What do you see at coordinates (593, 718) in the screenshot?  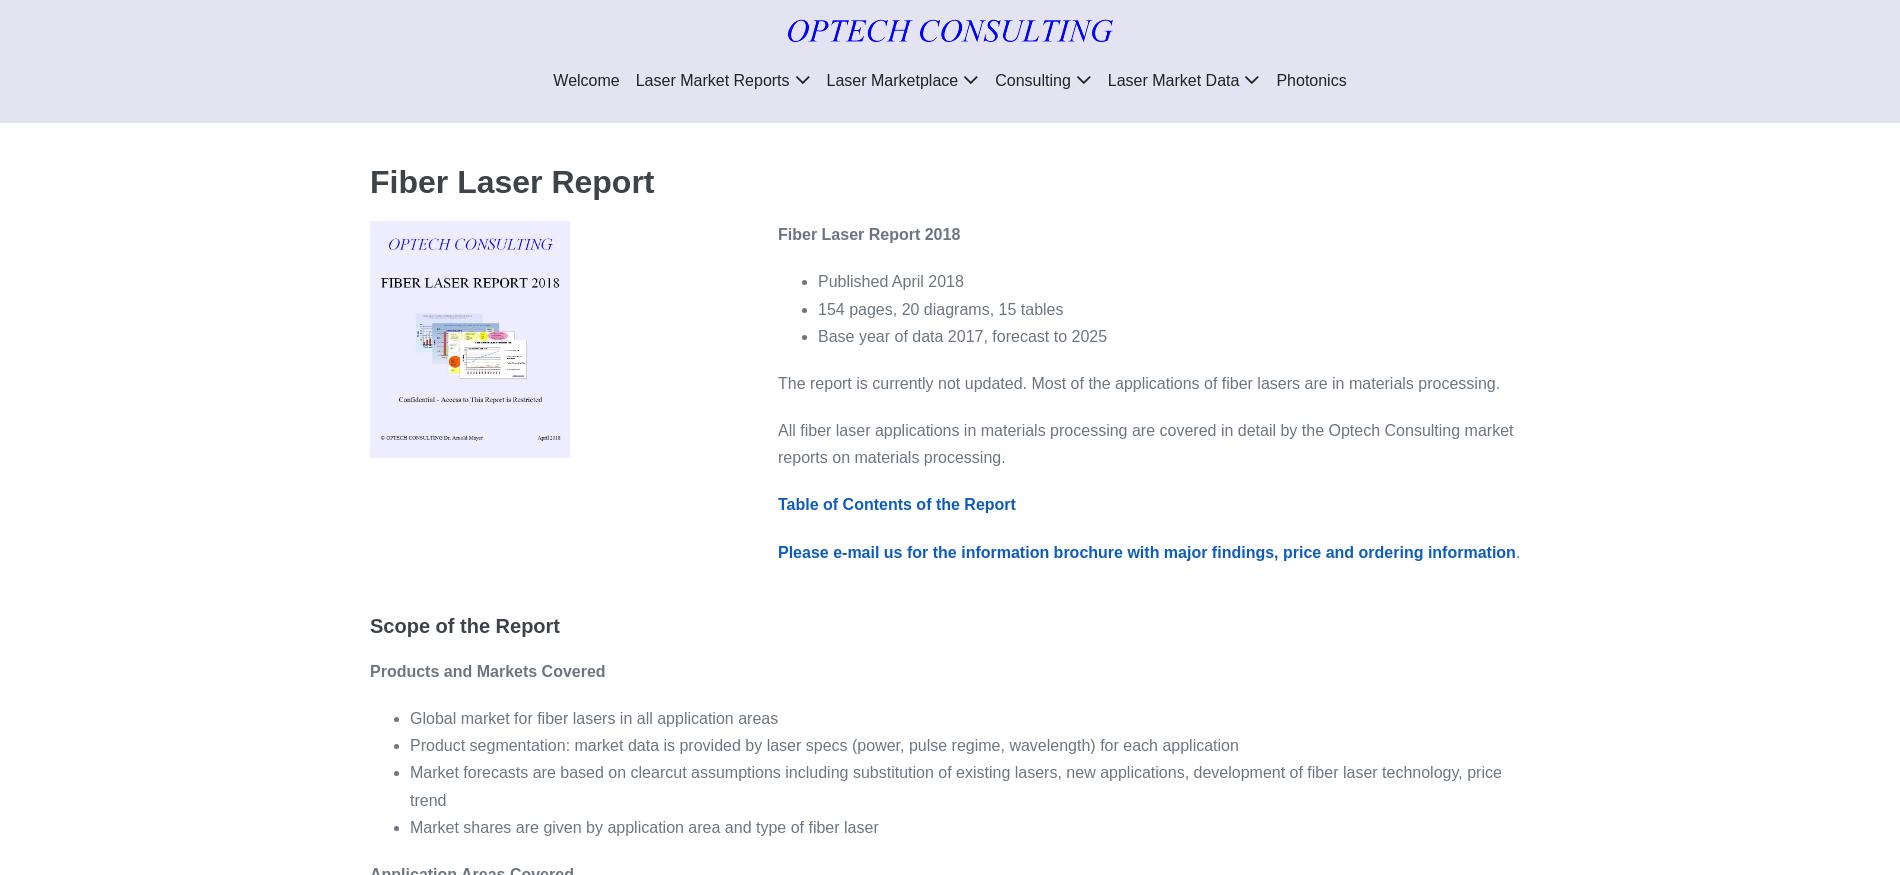 I see `'Global market for fiber lasers in all application areas'` at bounding box center [593, 718].